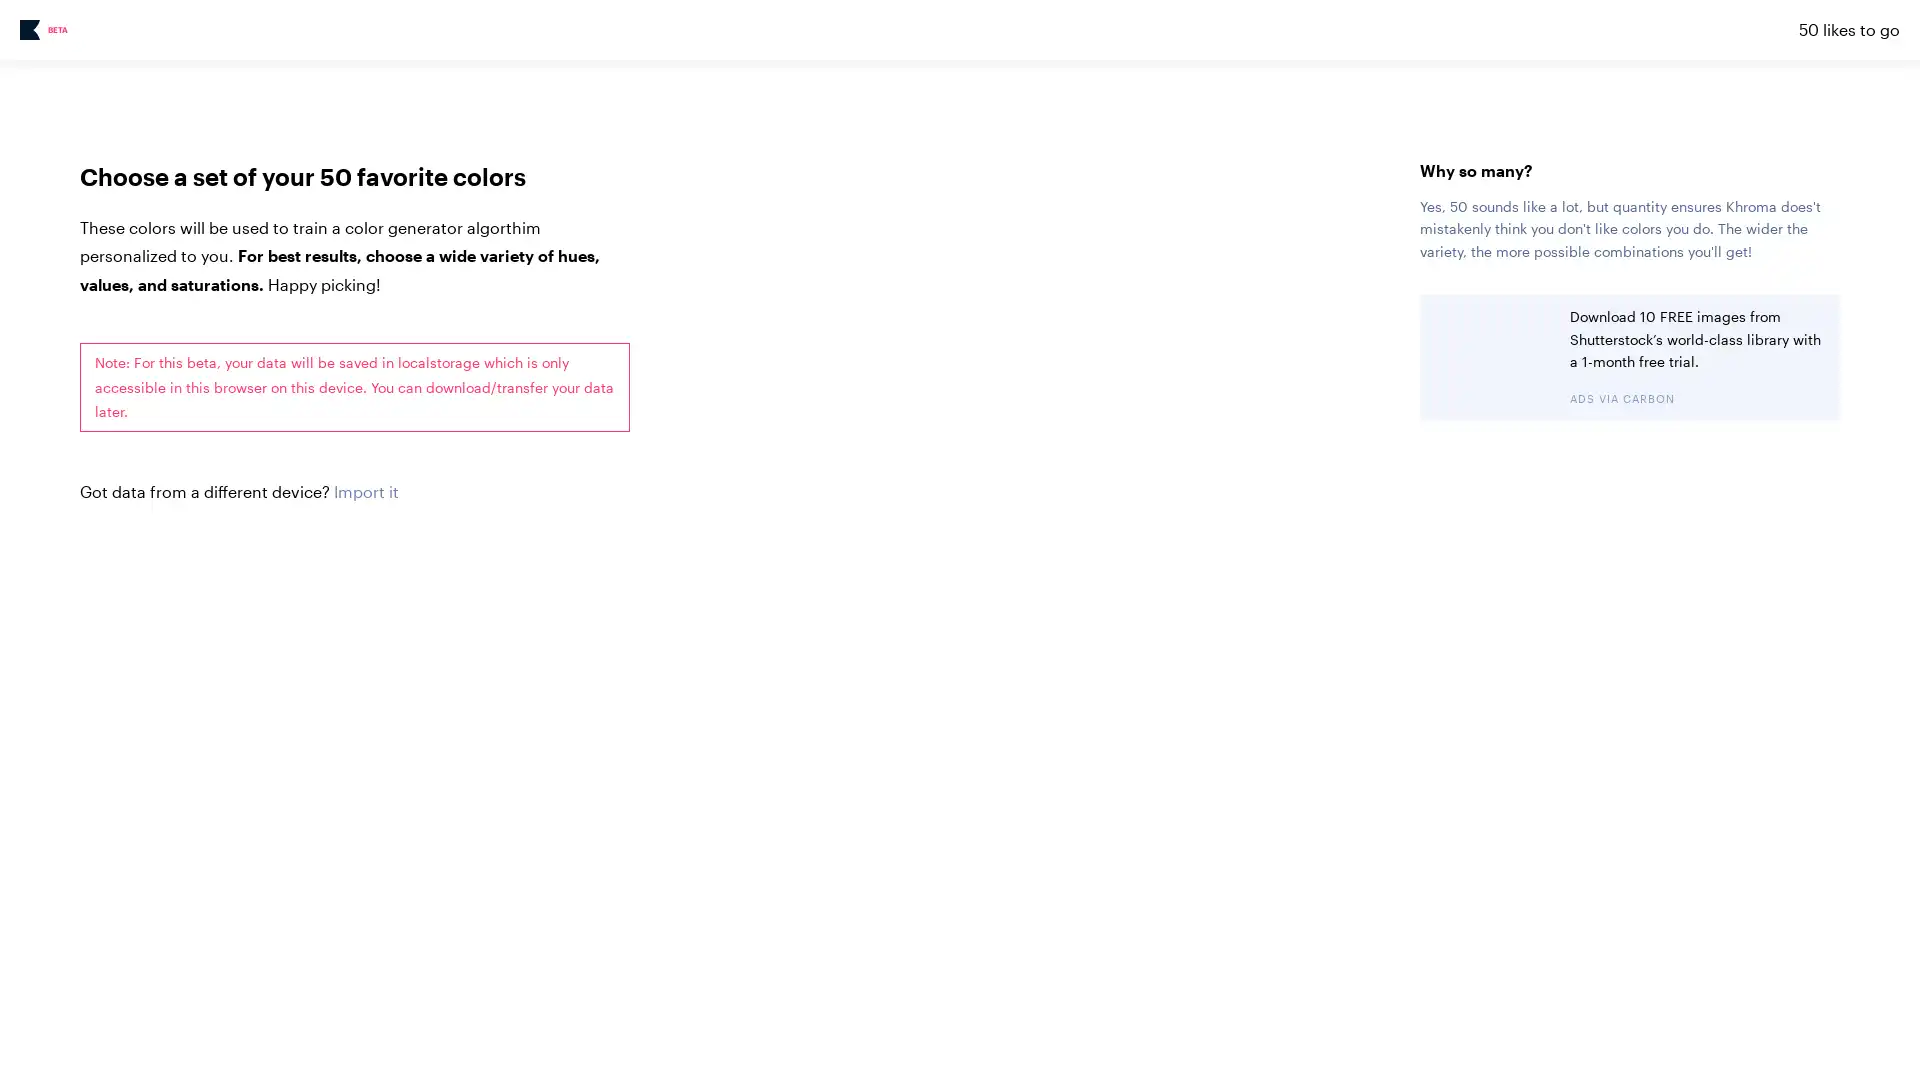 The width and height of the screenshot is (1920, 1080). What do you see at coordinates (384, 493) in the screenshot?
I see `Choose File` at bounding box center [384, 493].